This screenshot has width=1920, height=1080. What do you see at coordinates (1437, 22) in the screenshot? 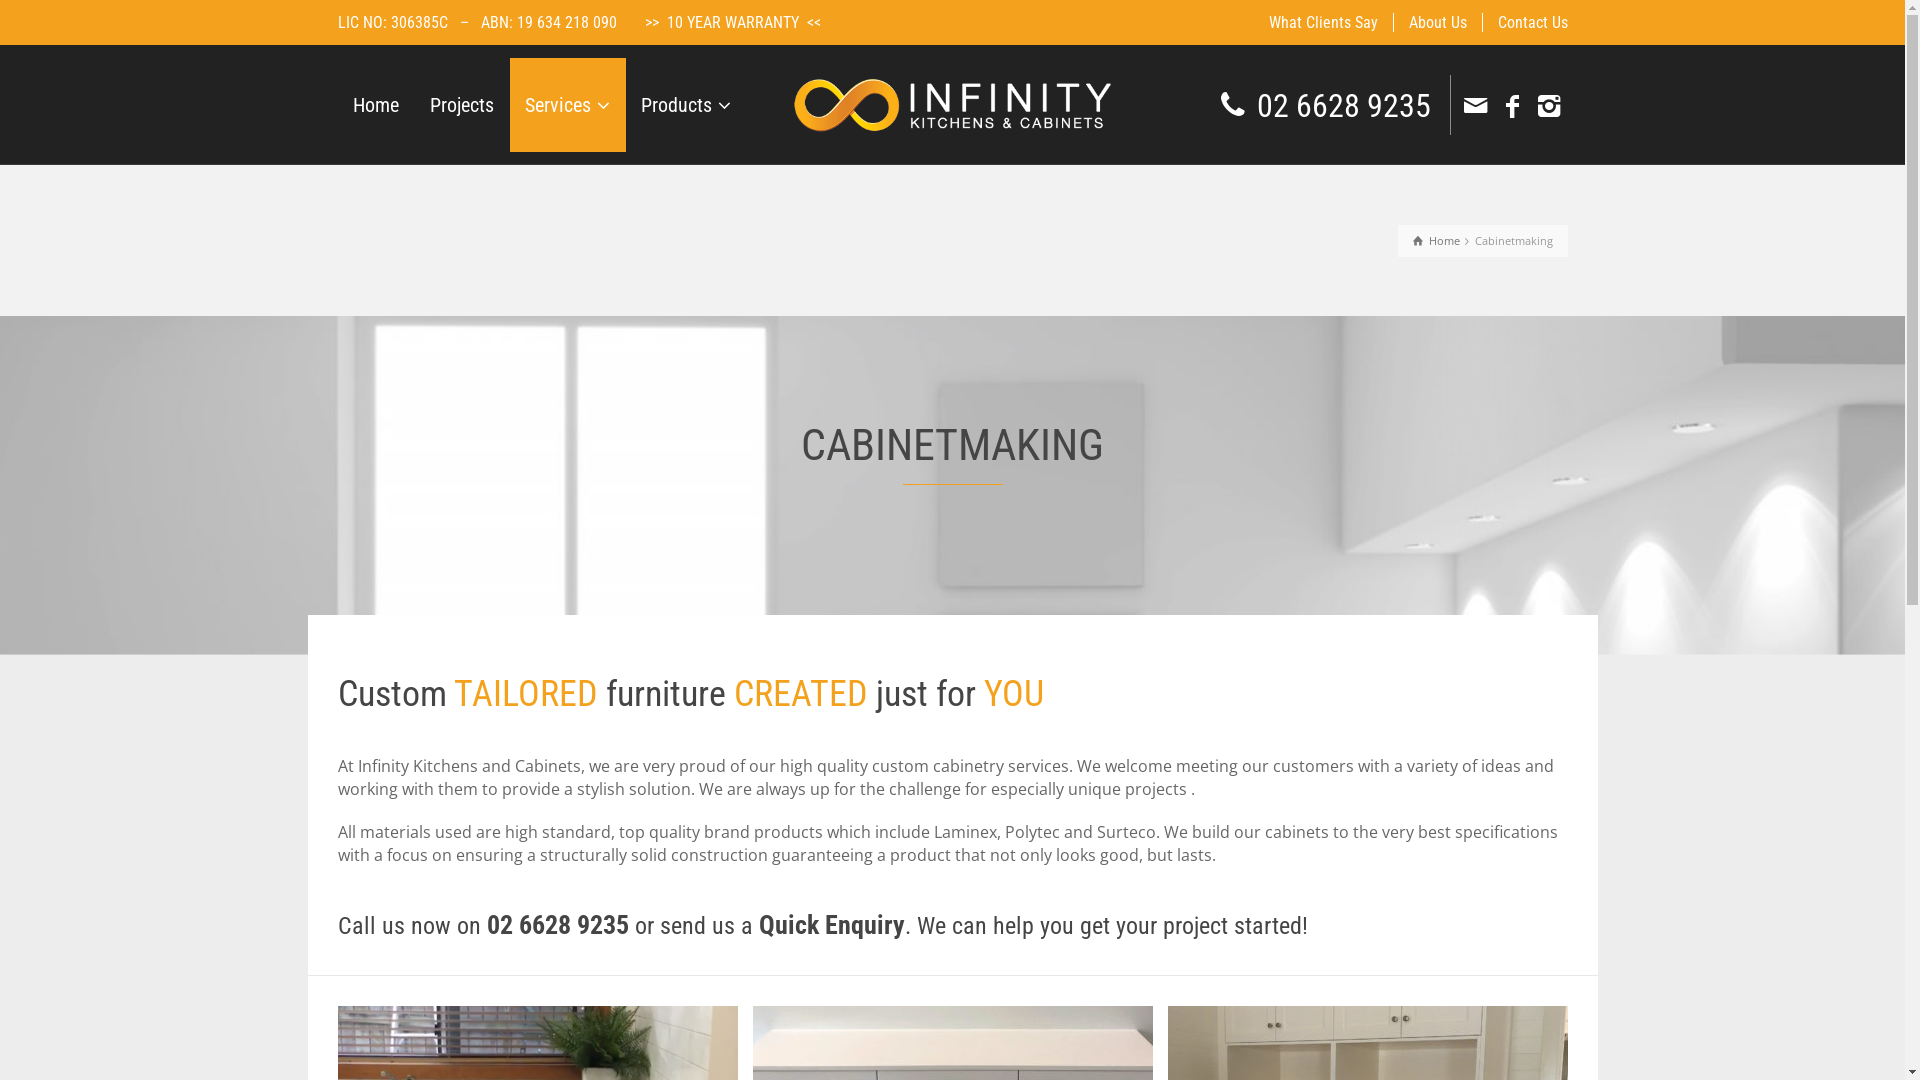
I see `'About Us'` at bounding box center [1437, 22].